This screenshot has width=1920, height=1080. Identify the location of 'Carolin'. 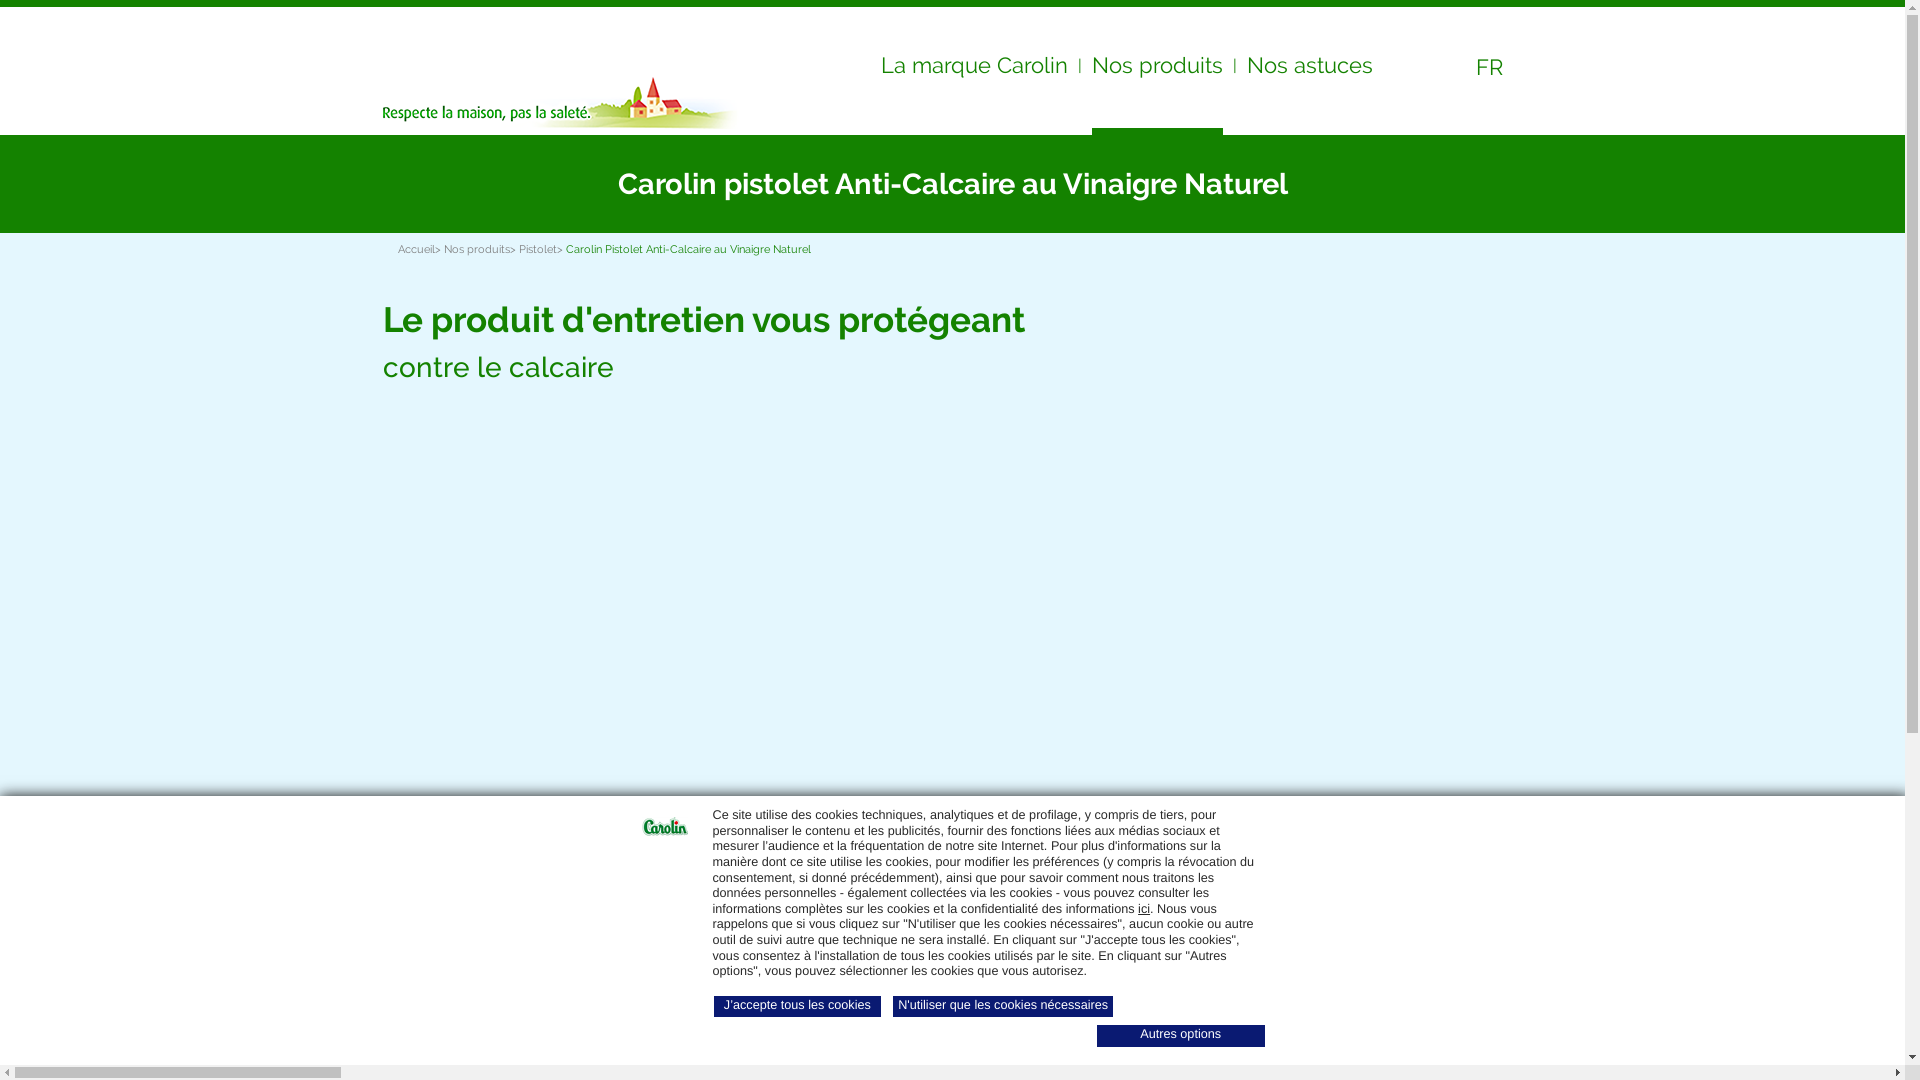
(478, 57).